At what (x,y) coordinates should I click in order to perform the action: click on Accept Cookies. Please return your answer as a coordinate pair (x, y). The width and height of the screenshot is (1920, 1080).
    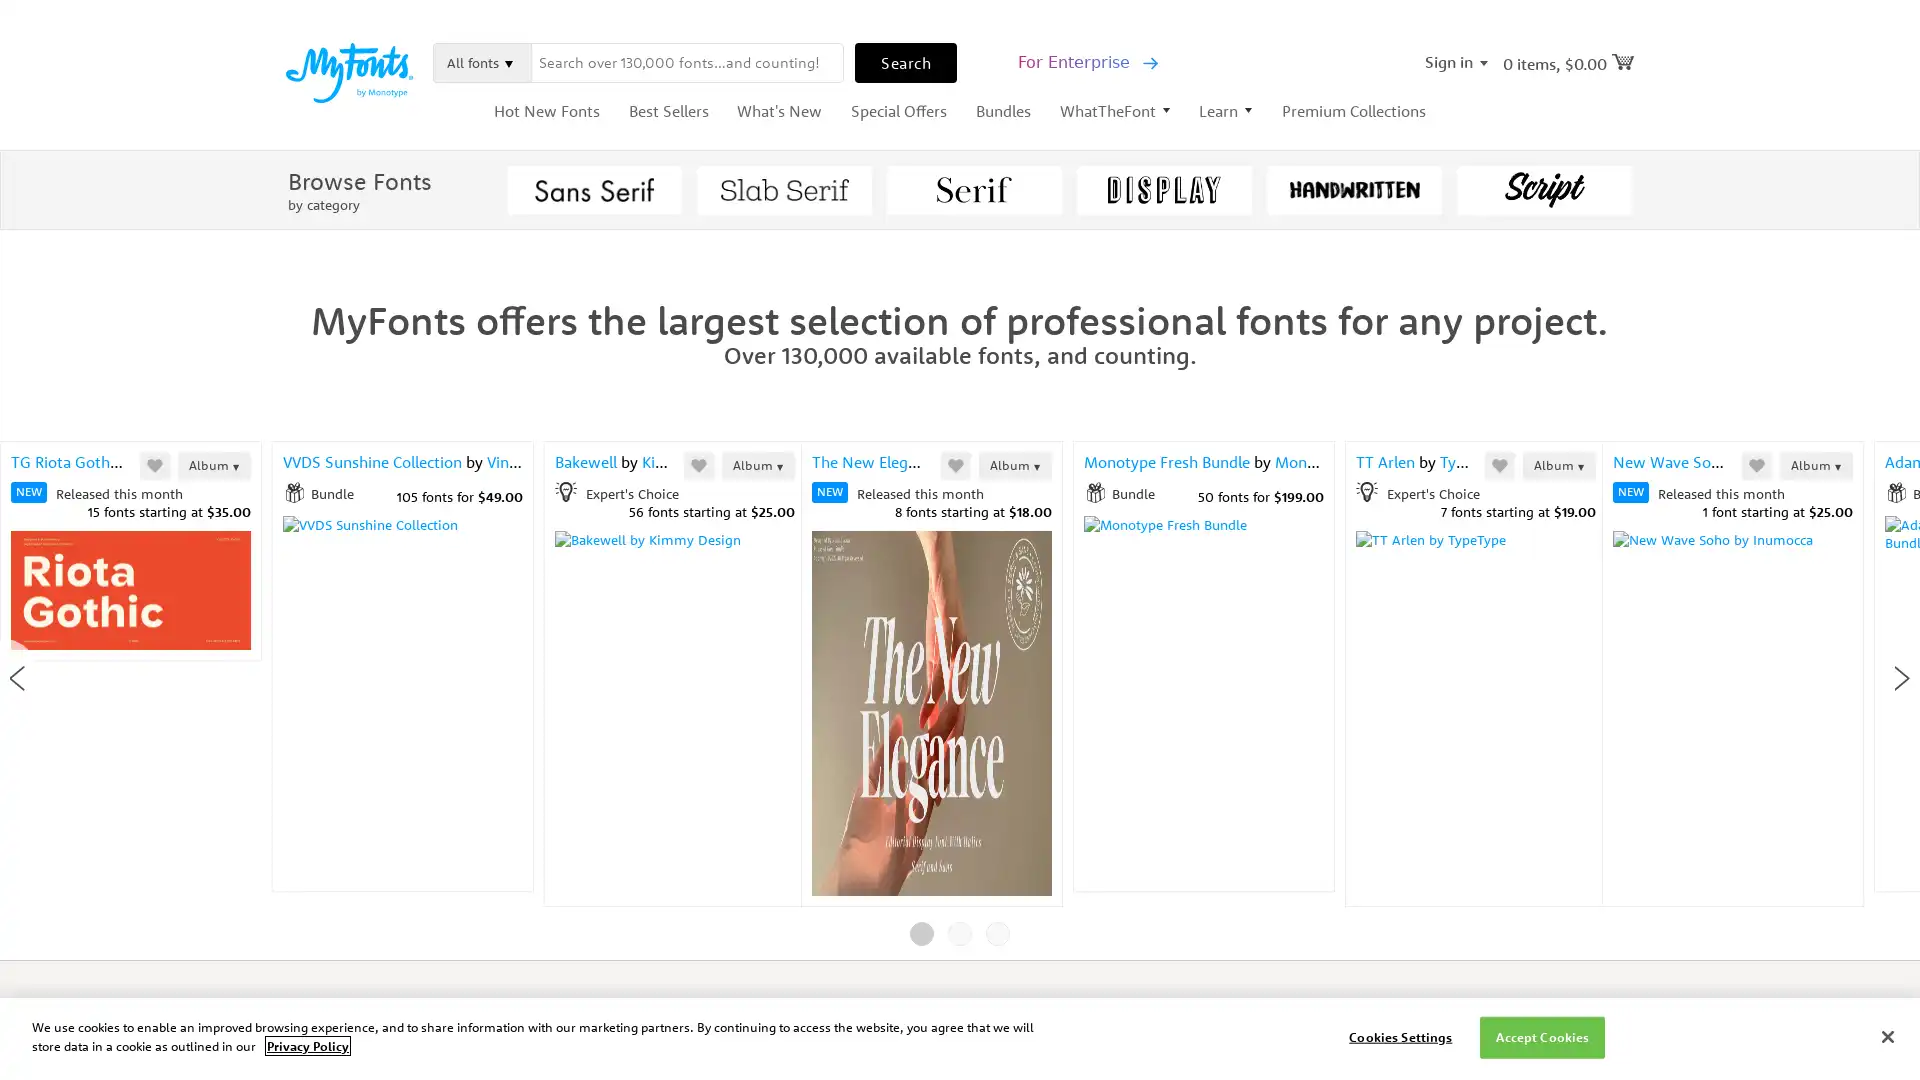
    Looking at the image, I should click on (1541, 1036).